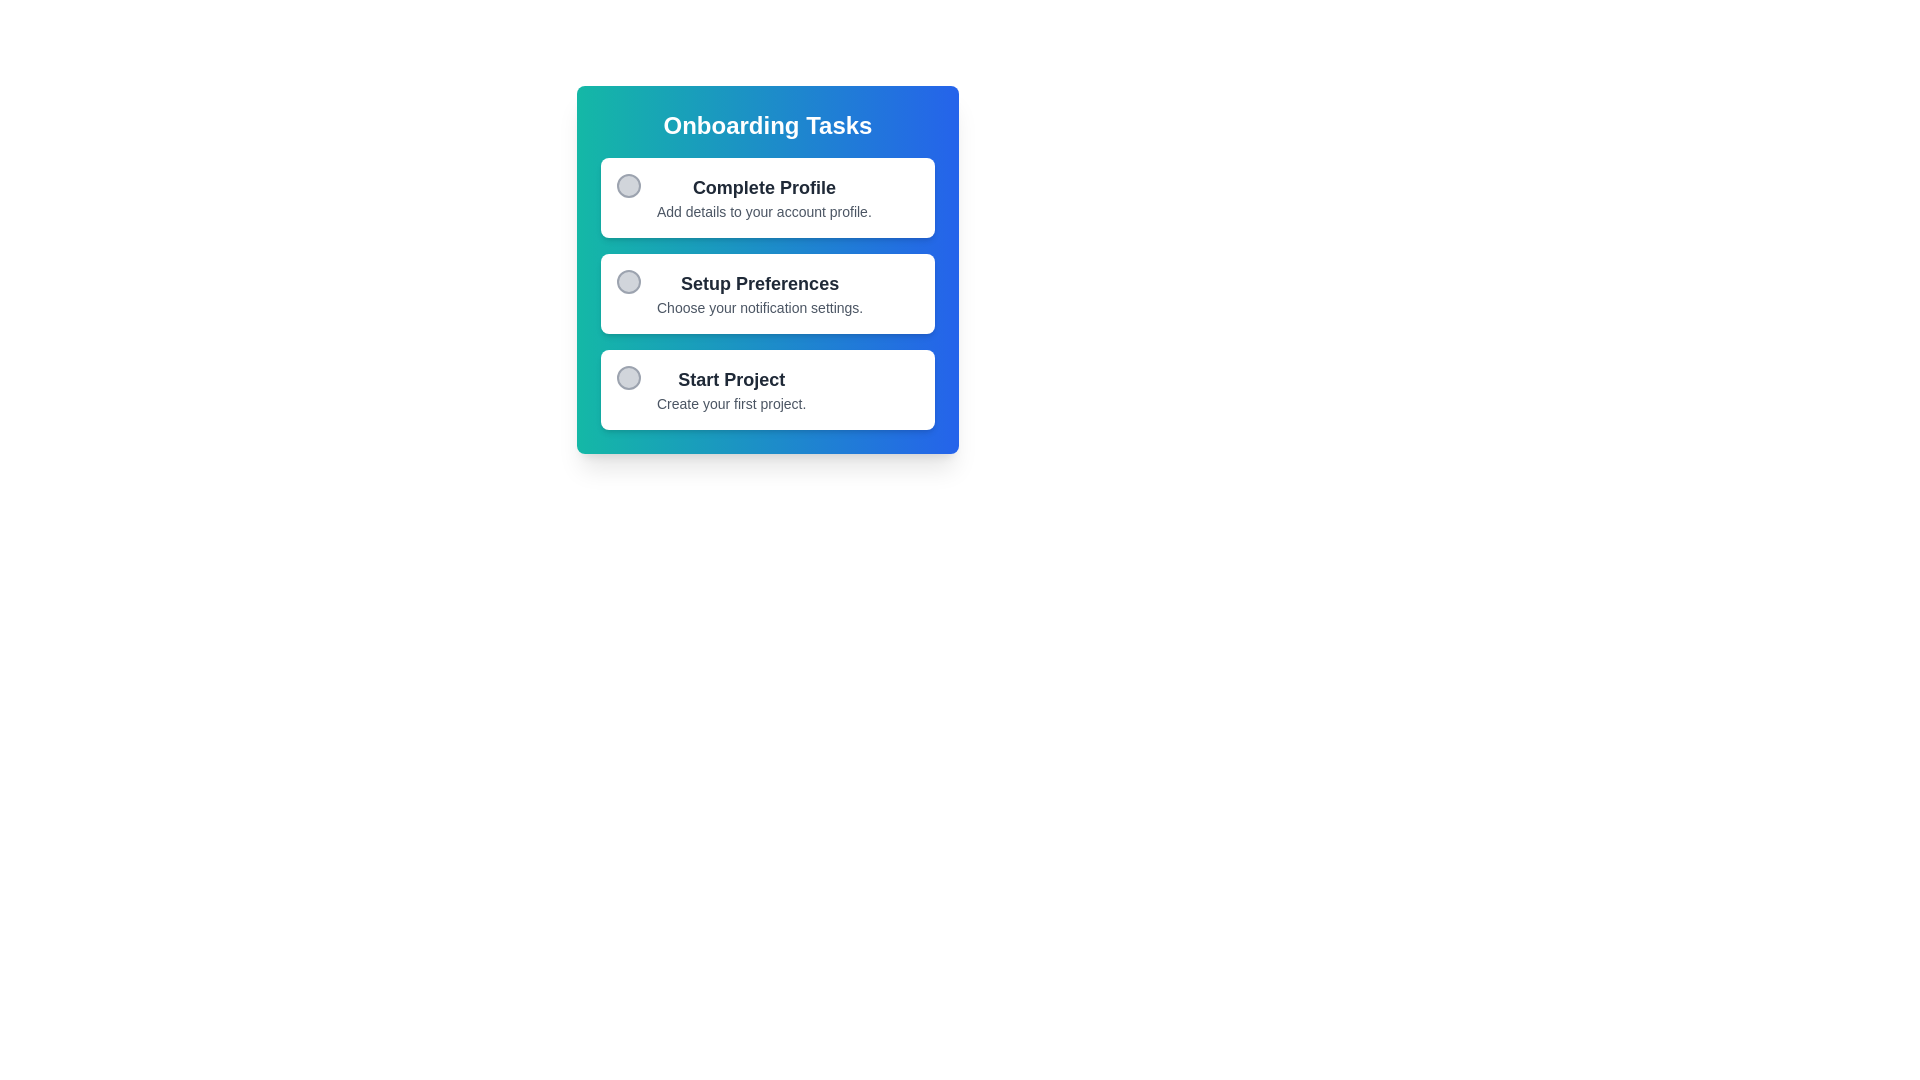 The width and height of the screenshot is (1920, 1080). What do you see at coordinates (627, 185) in the screenshot?
I see `the circular unselected radio button with a light gray background and dark gray border, located at the far left of the 'Complete Profile' task item in the 'Onboarding Tasks' panel` at bounding box center [627, 185].